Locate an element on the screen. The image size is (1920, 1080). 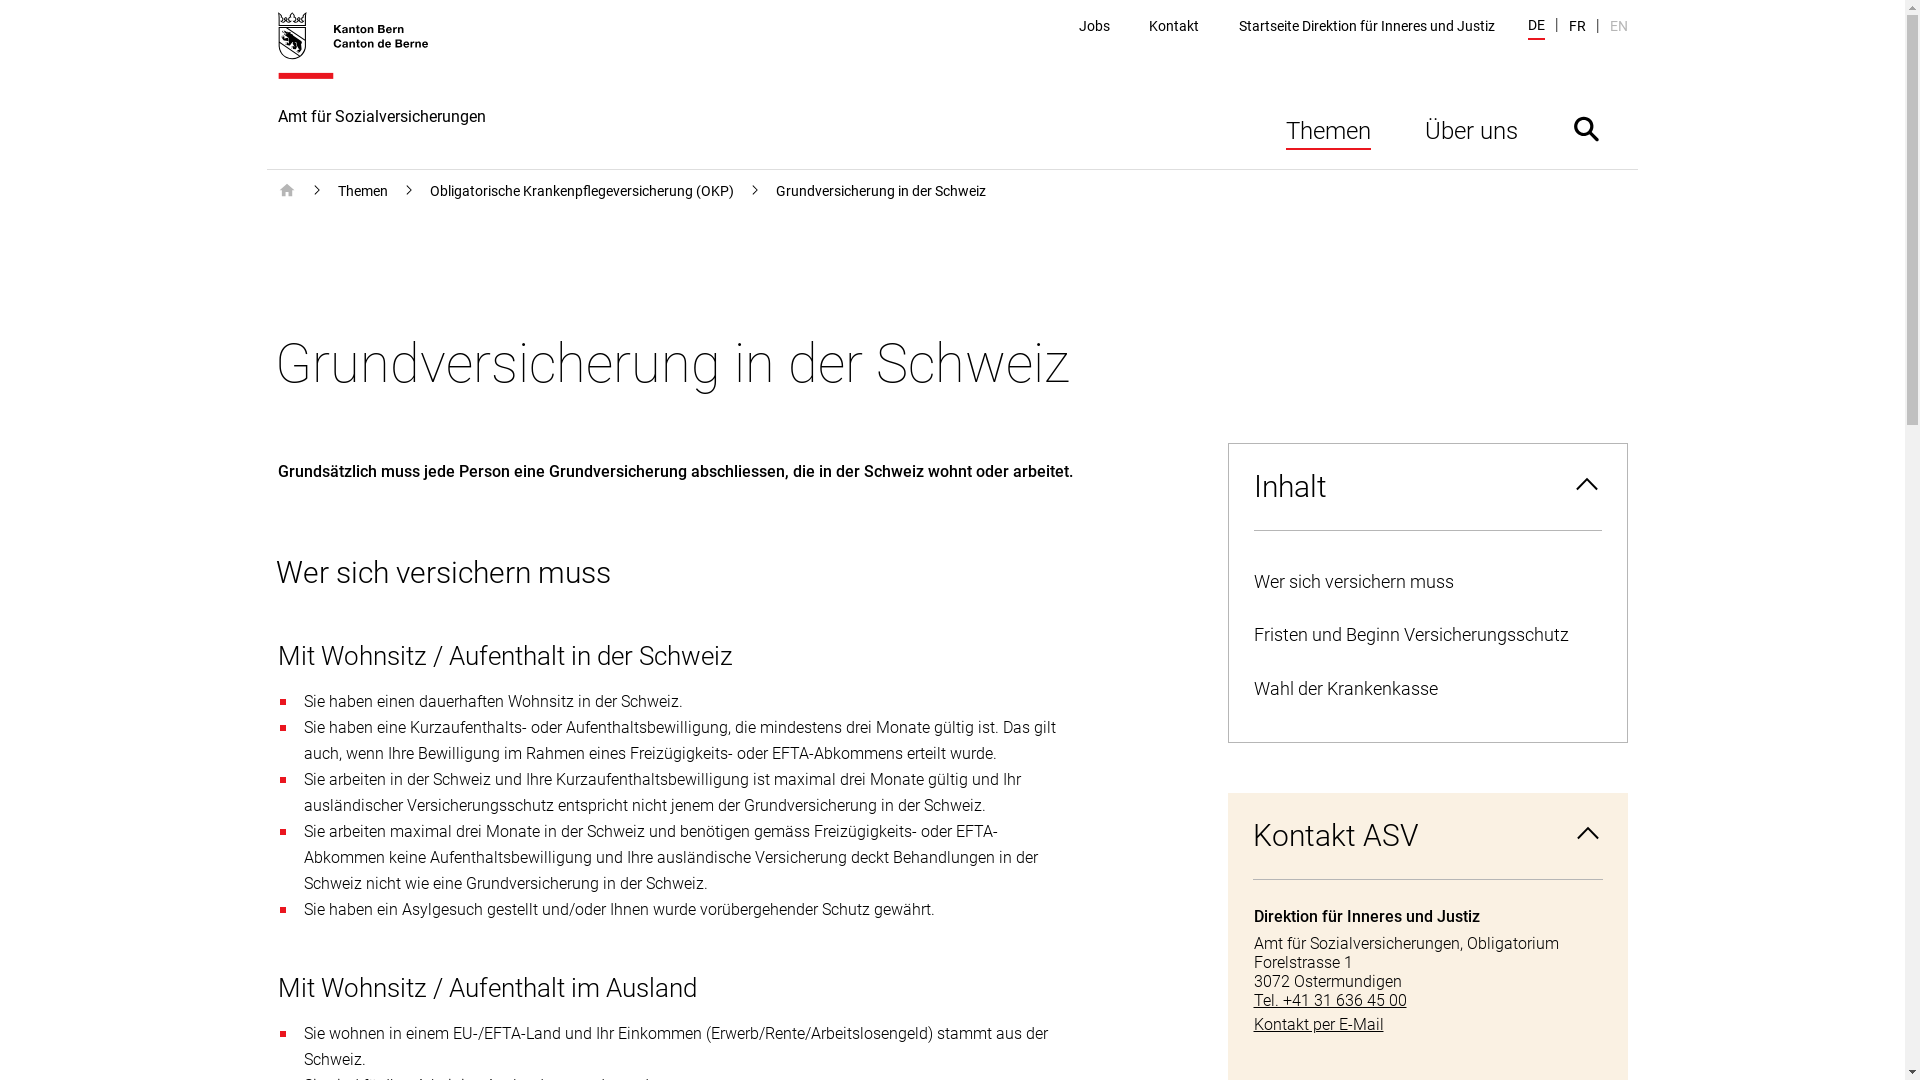
'Wer sich versichern muss' is located at coordinates (1425, 582).